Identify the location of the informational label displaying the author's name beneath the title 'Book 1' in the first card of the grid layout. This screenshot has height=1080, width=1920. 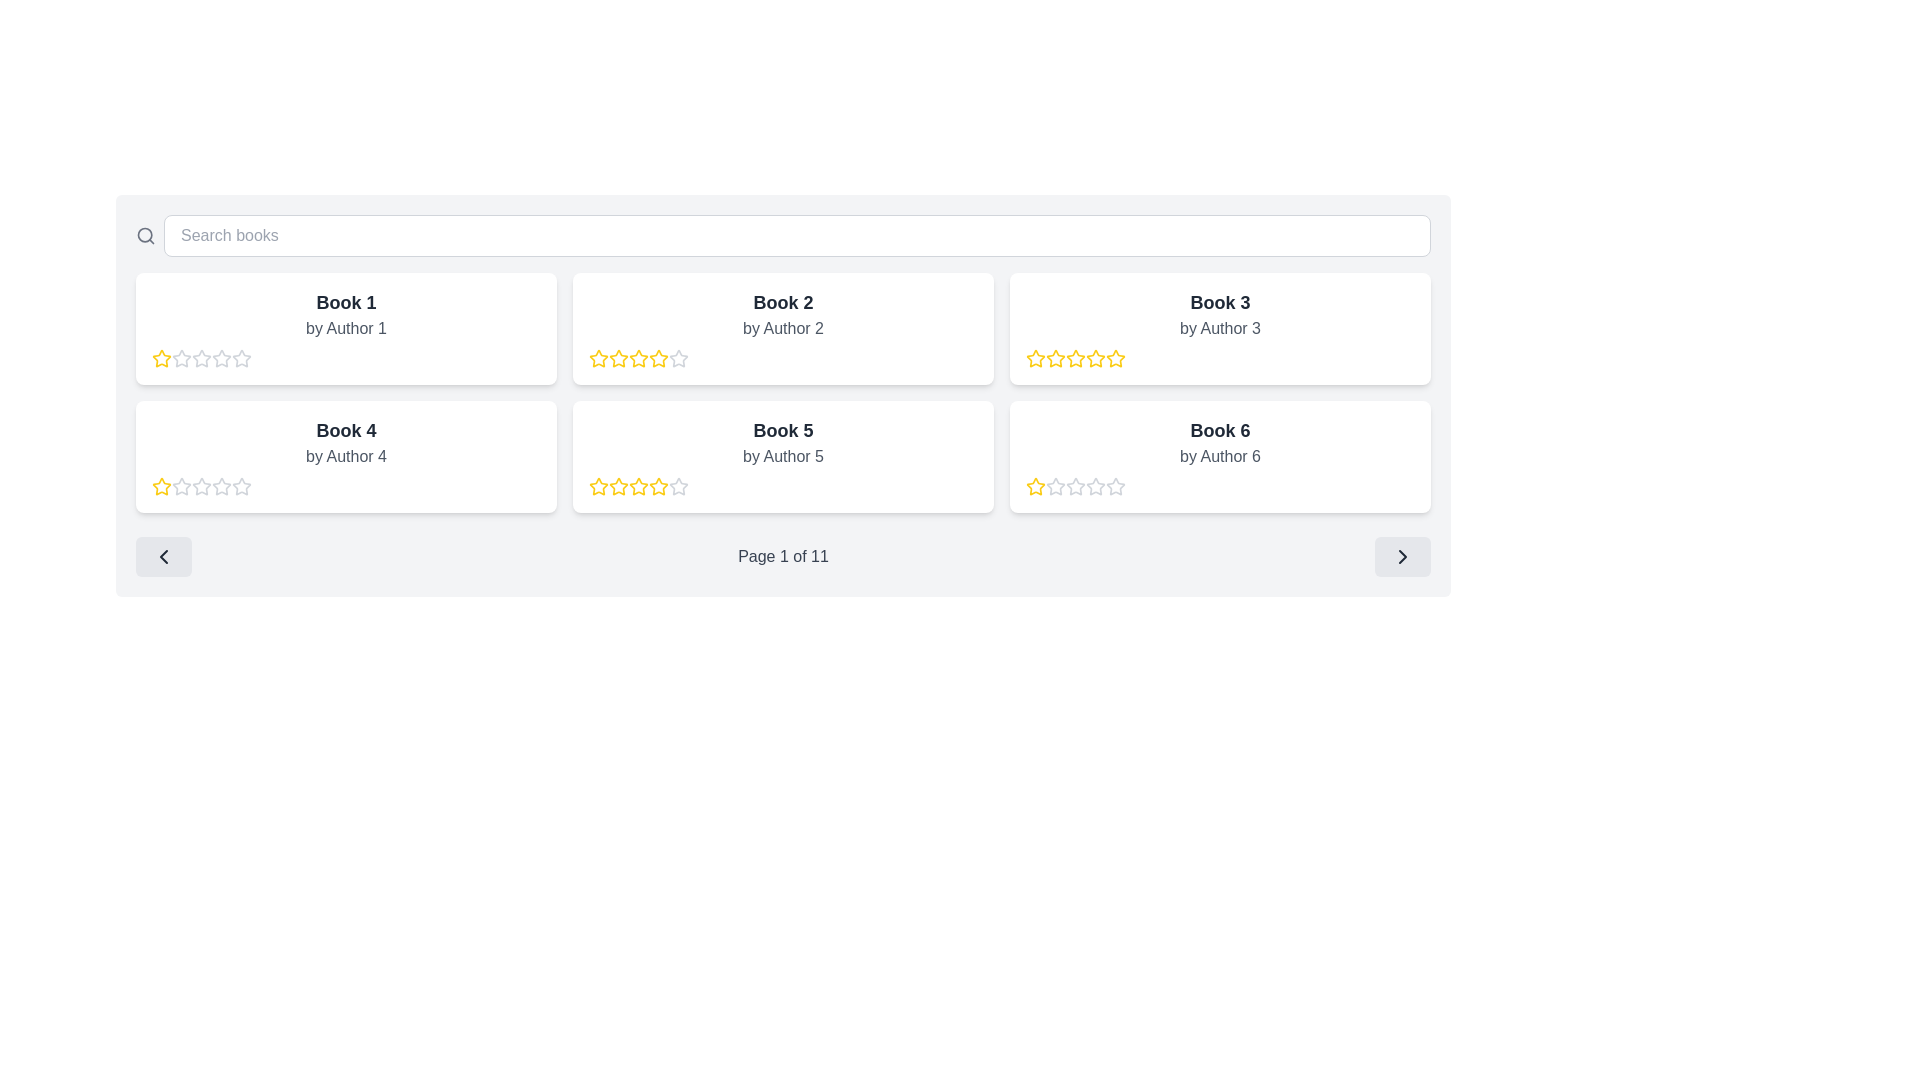
(346, 327).